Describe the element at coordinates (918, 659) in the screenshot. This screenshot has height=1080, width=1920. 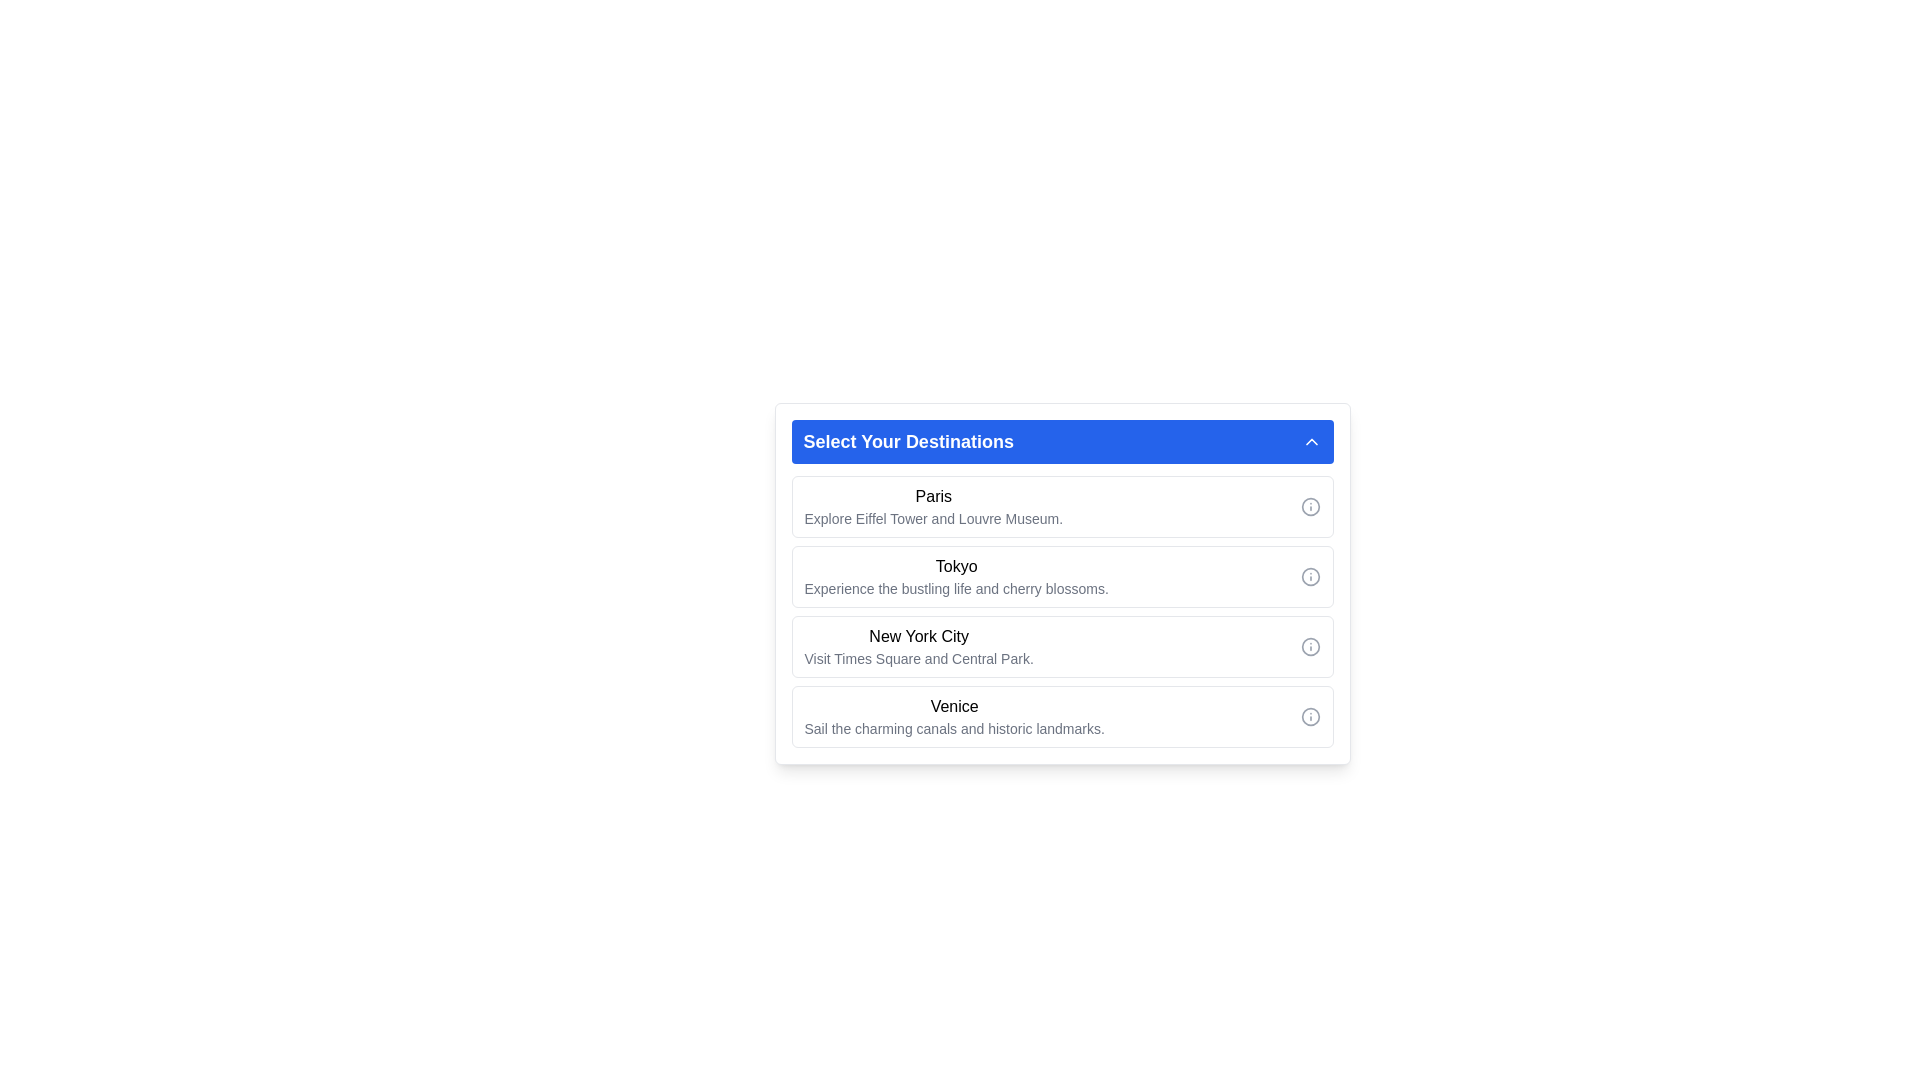
I see `the text element reading 'Visit Times Square and Central Park.' which is styled in a smaller gray font and positioned below the title 'New York City'` at that location.